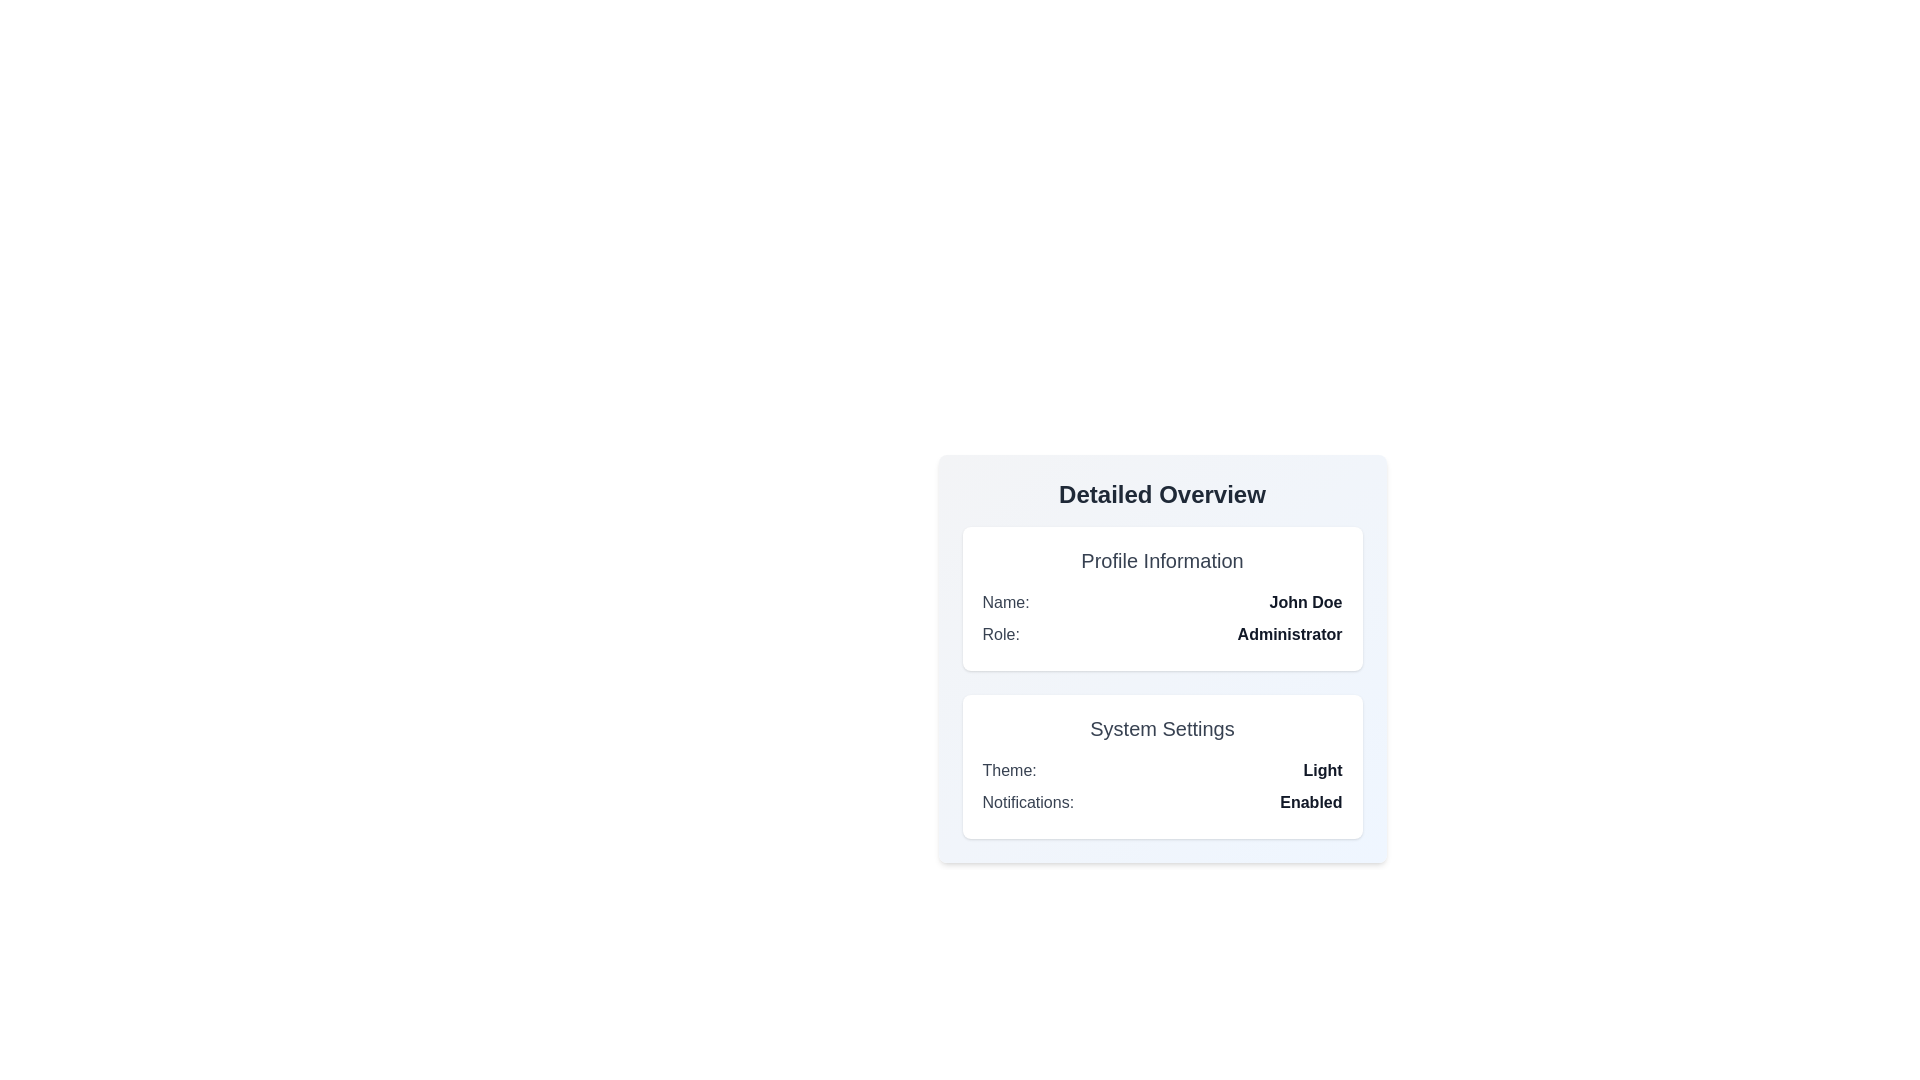  What do you see at coordinates (1009, 770) in the screenshot?
I see `the text label displaying 'Theme:' within the 'System Settings' section of the 'Detailed Overview' card` at bounding box center [1009, 770].